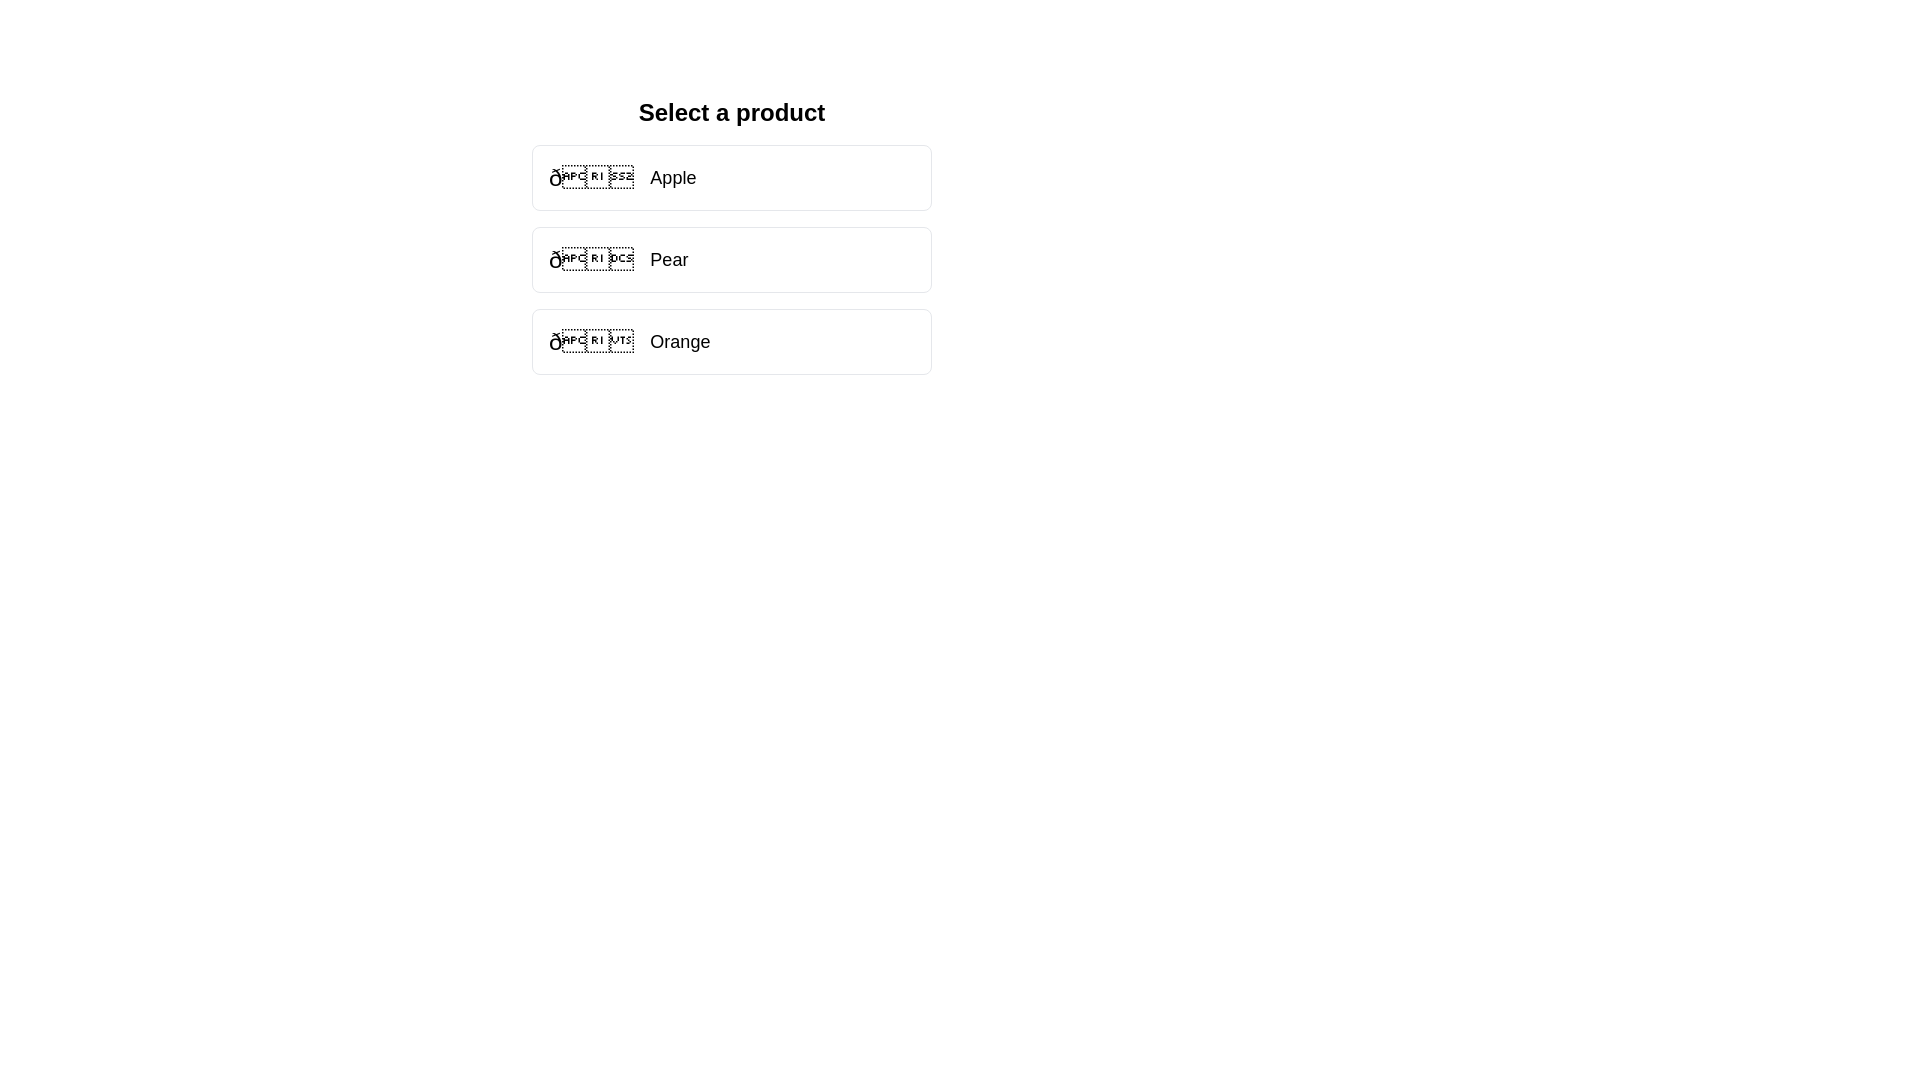 This screenshot has width=1920, height=1080. Describe the element at coordinates (590, 258) in the screenshot. I see `the pear emoji icon located at the leftmost position in the row, adjacent to the label text 'Pear', for potential interaction` at that location.